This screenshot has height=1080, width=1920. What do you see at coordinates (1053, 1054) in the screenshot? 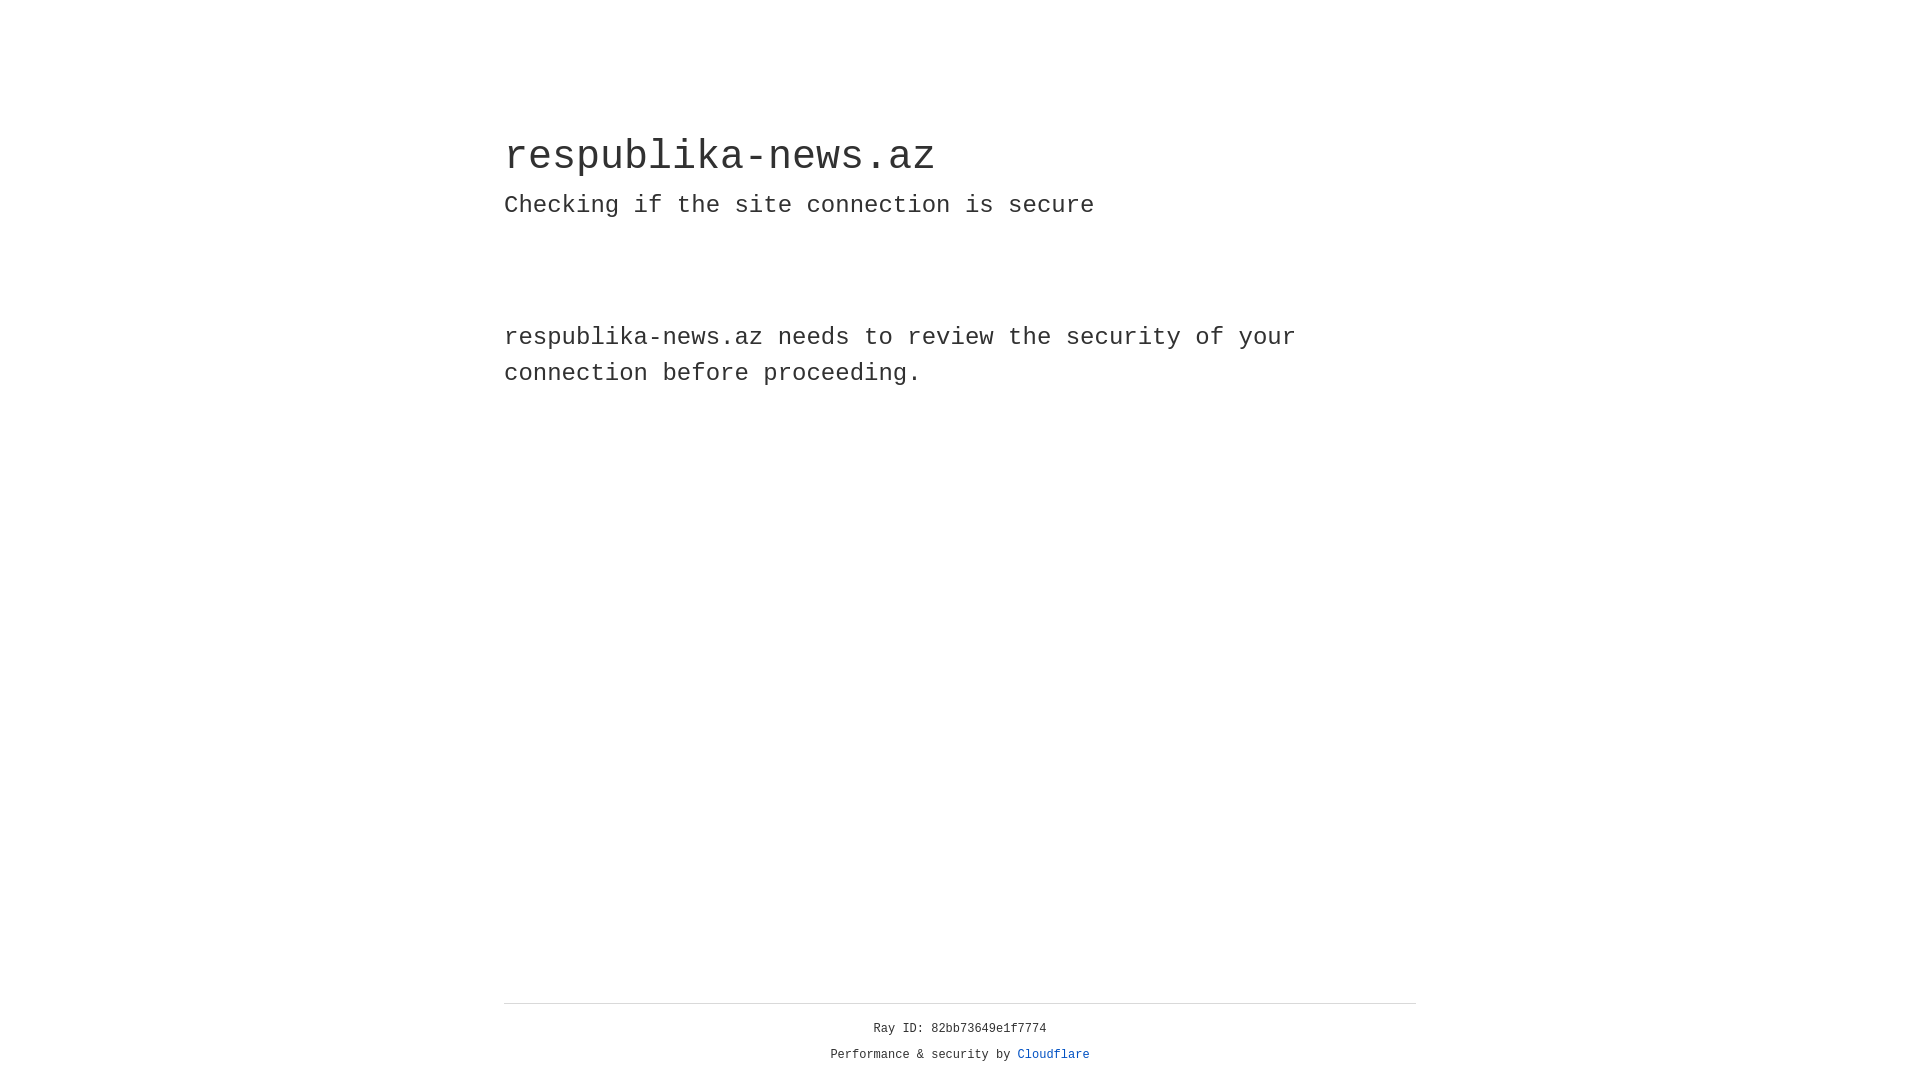
I see `'Cloudflare'` at bounding box center [1053, 1054].